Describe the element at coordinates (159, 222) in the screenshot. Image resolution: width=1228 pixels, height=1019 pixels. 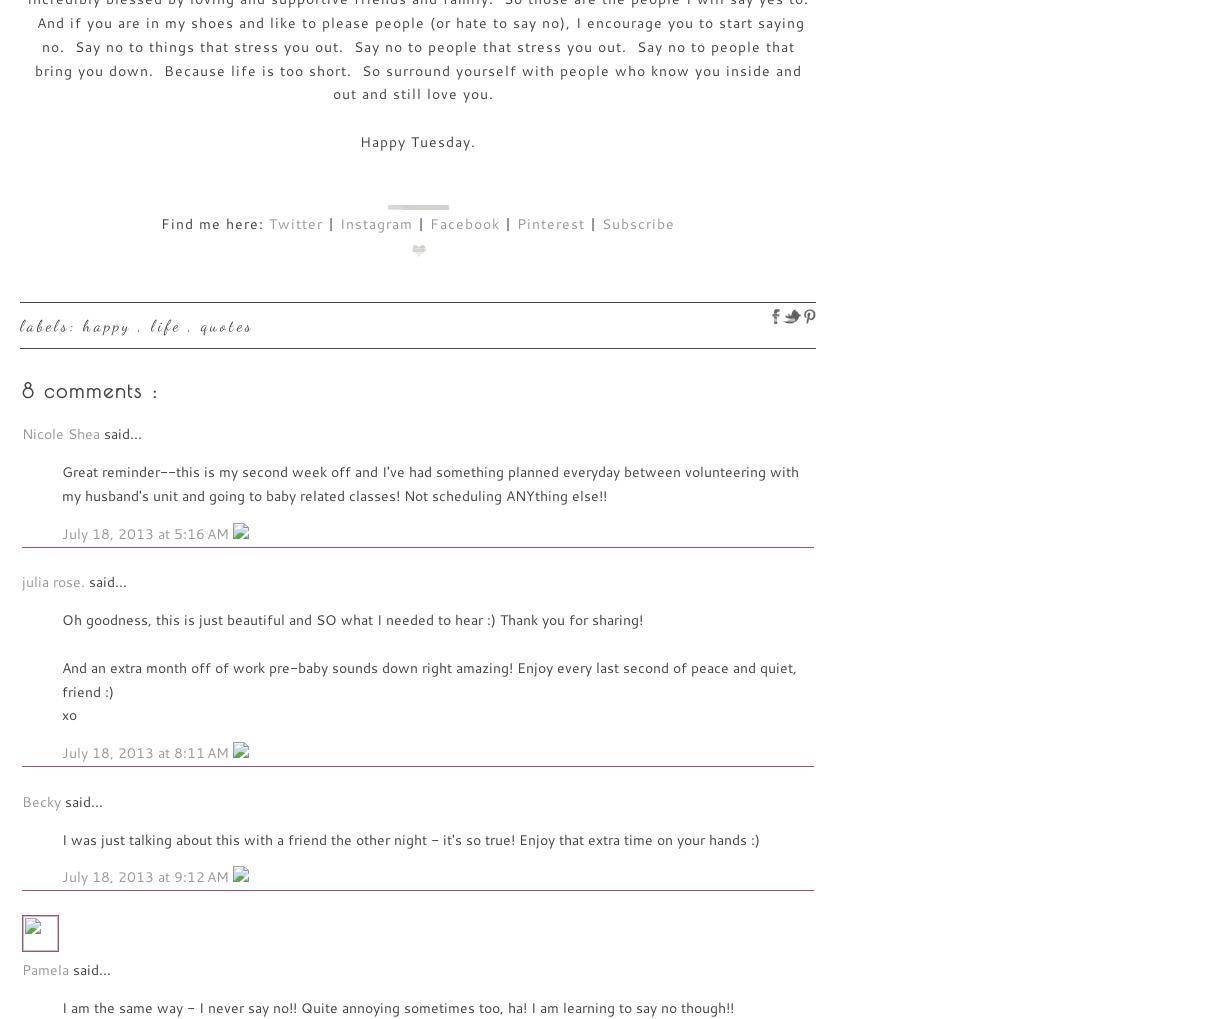
I see `'Find me here:'` at that location.